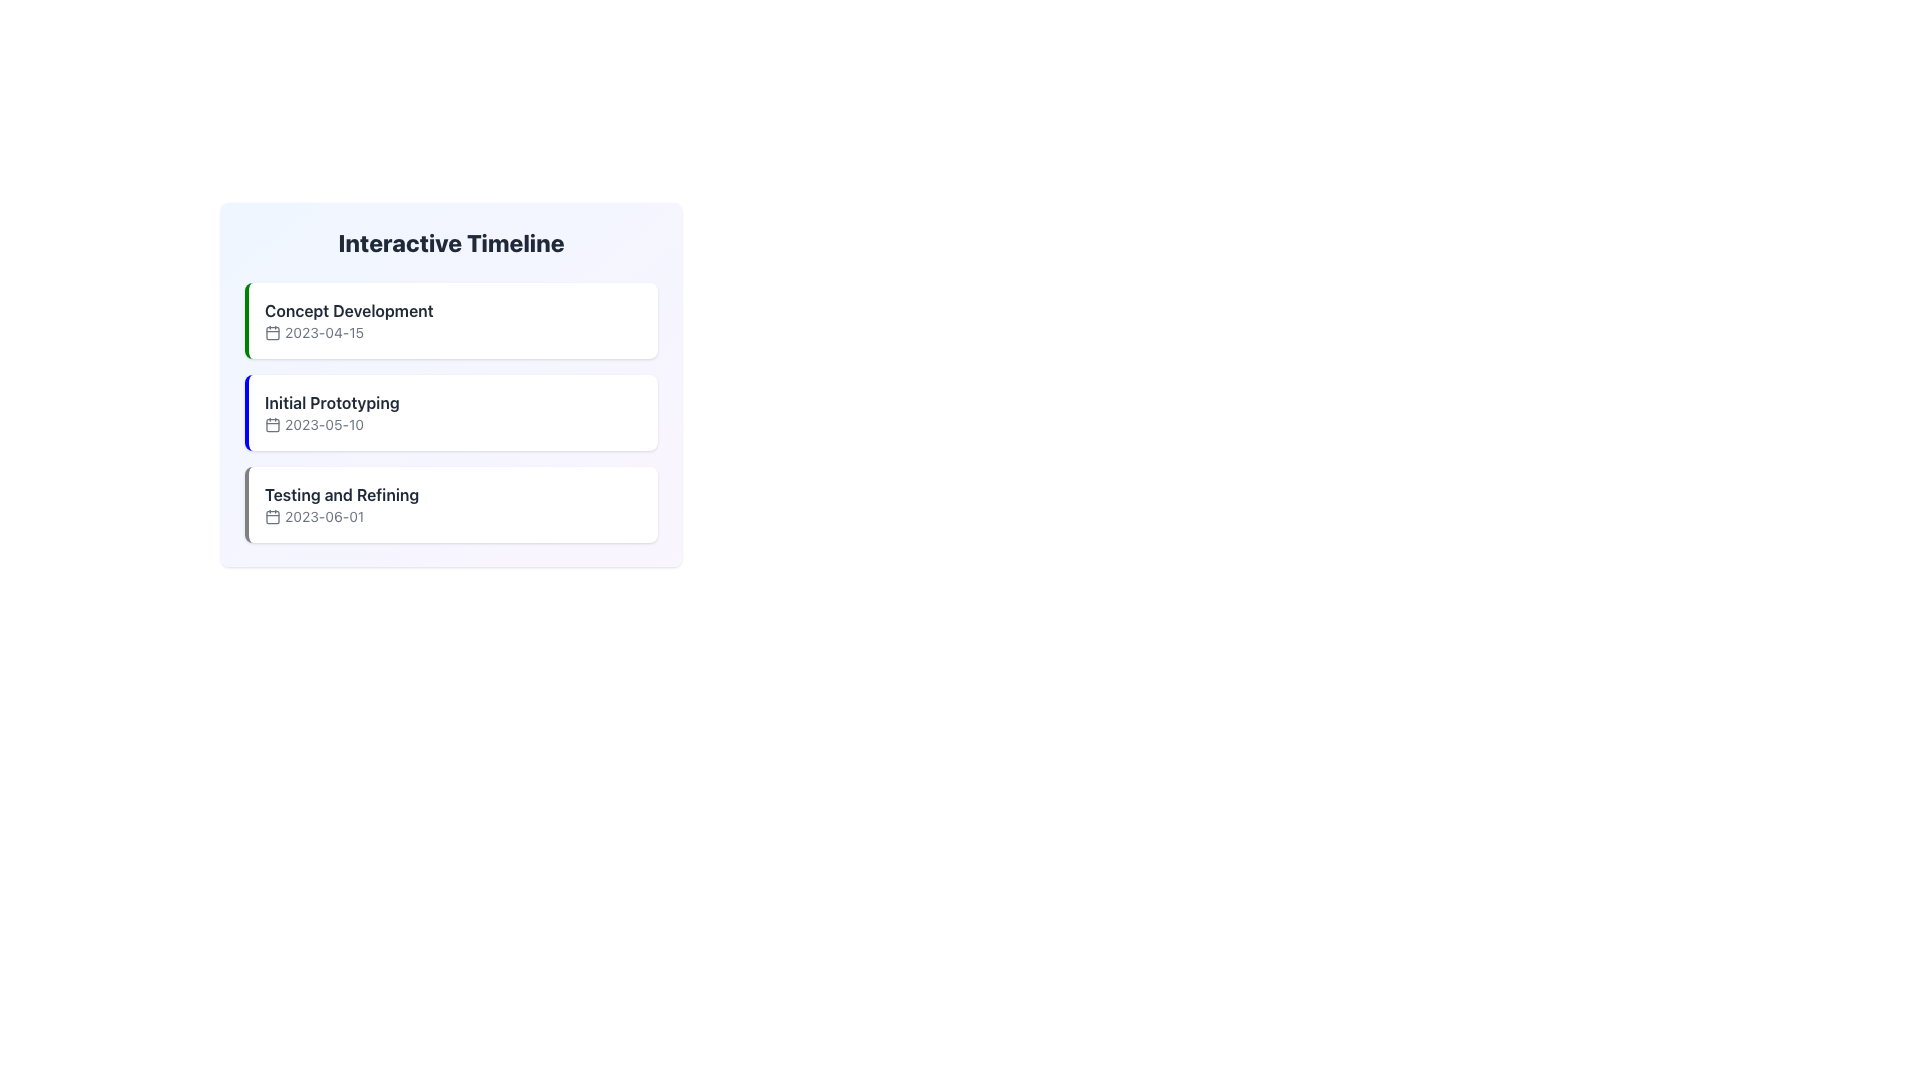 The width and height of the screenshot is (1920, 1080). I want to click on the text label at the top center of the 'Interactive Timeline' section, so click(349, 311).